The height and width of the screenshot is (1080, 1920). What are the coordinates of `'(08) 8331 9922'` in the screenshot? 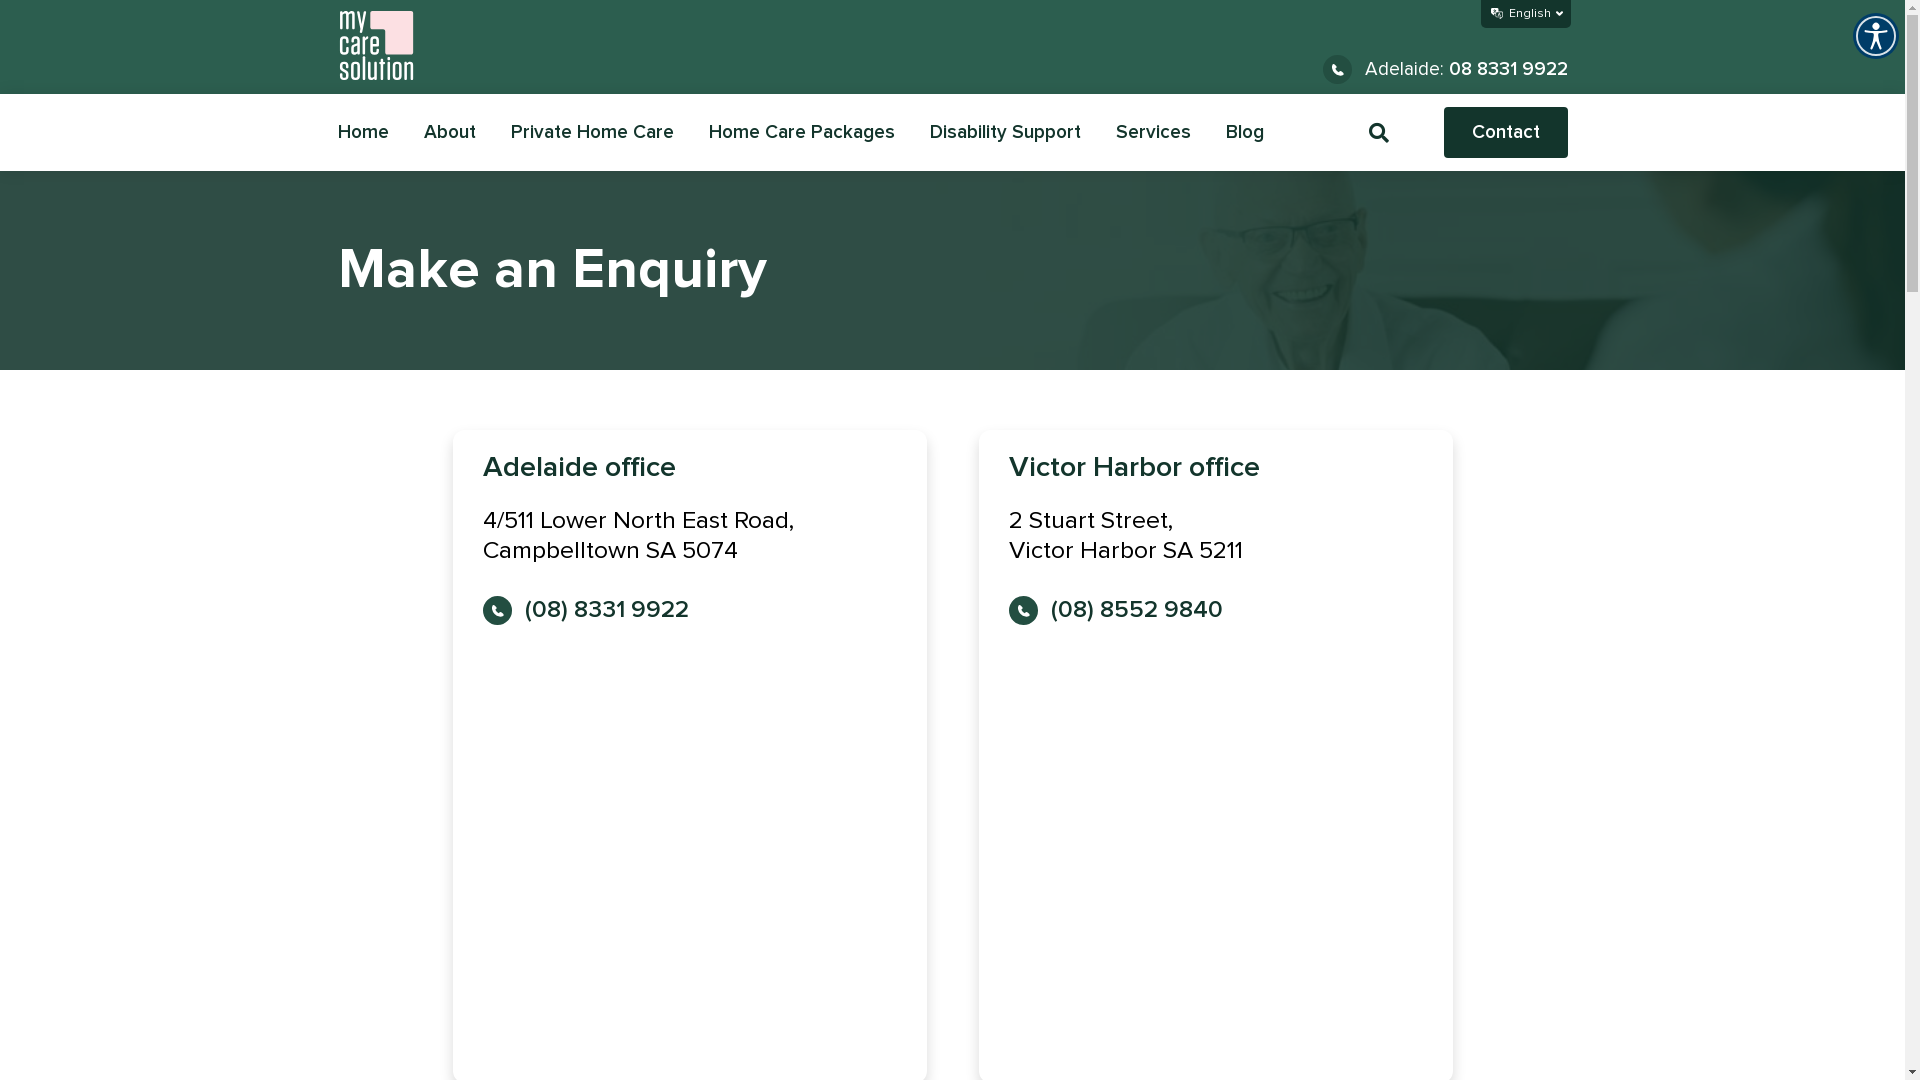 It's located at (584, 609).